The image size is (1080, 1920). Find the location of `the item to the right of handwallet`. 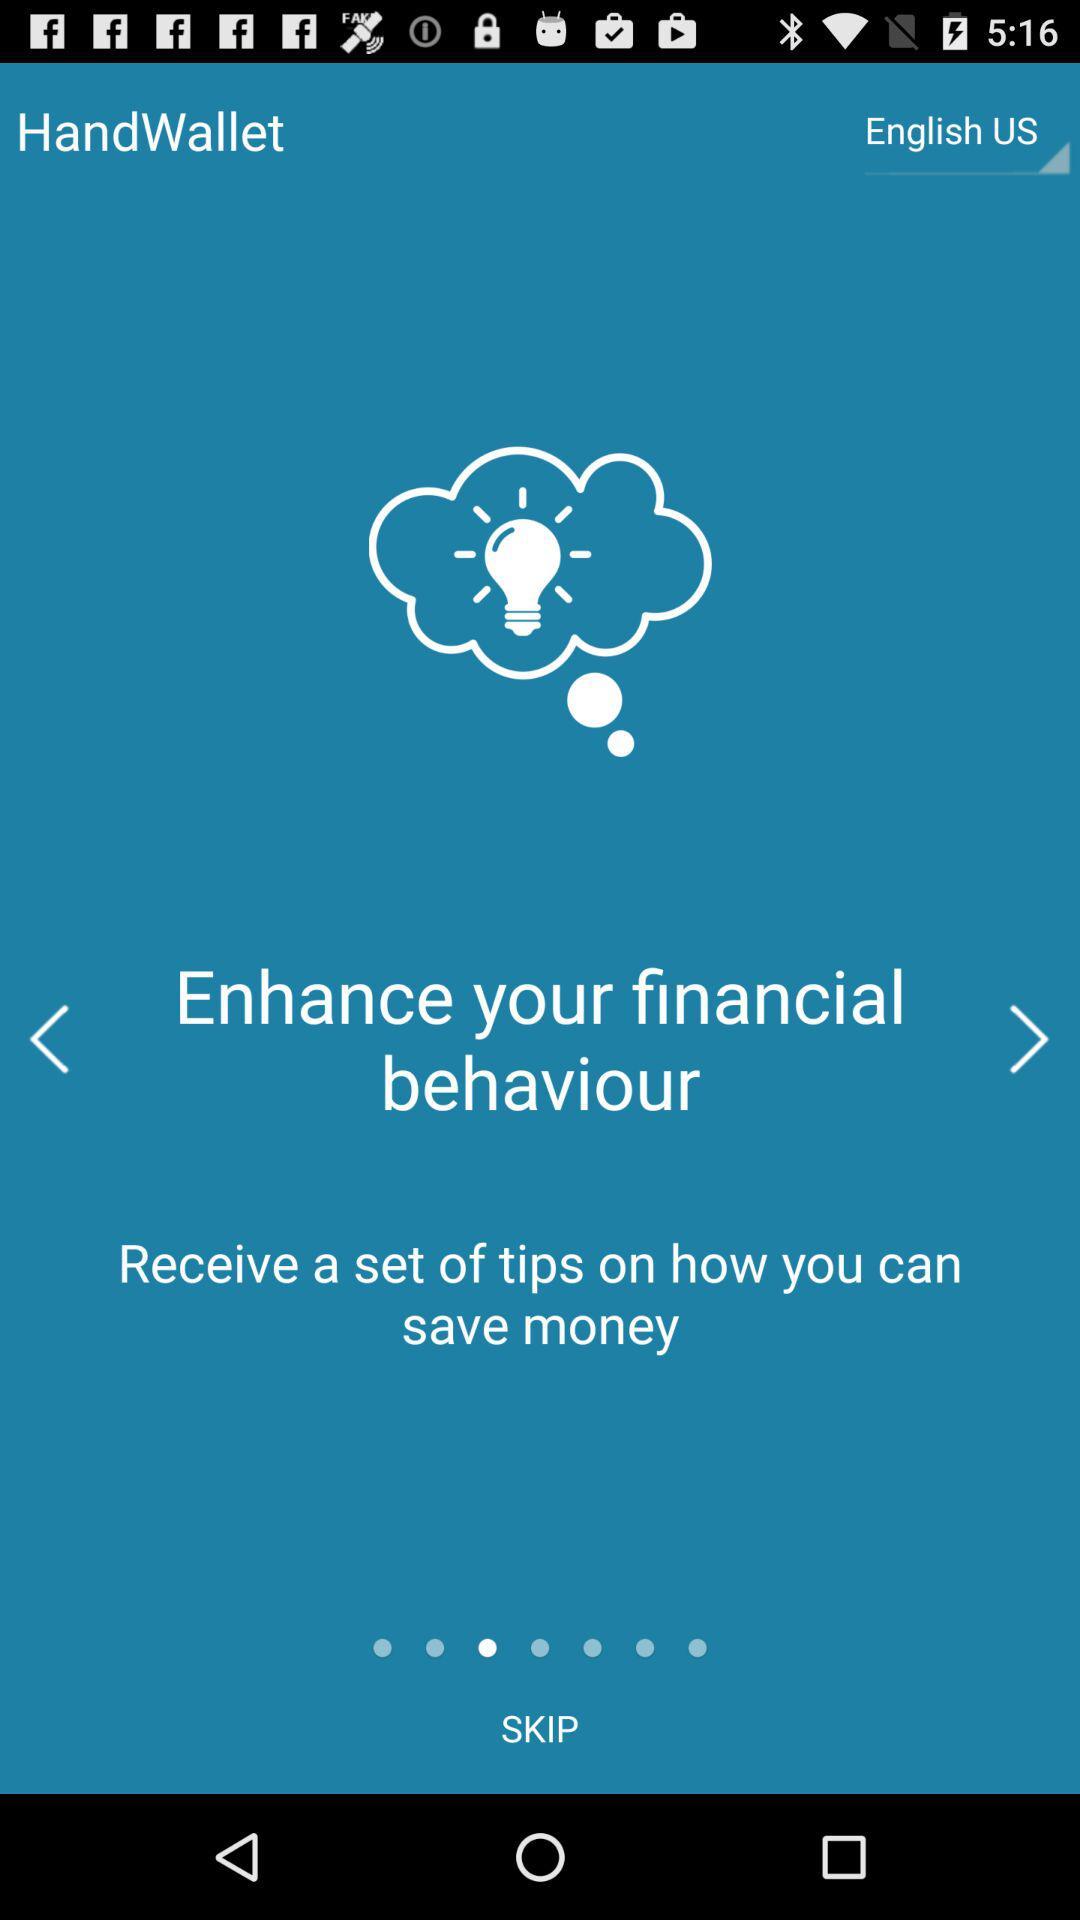

the item to the right of handwallet is located at coordinates (966, 129).